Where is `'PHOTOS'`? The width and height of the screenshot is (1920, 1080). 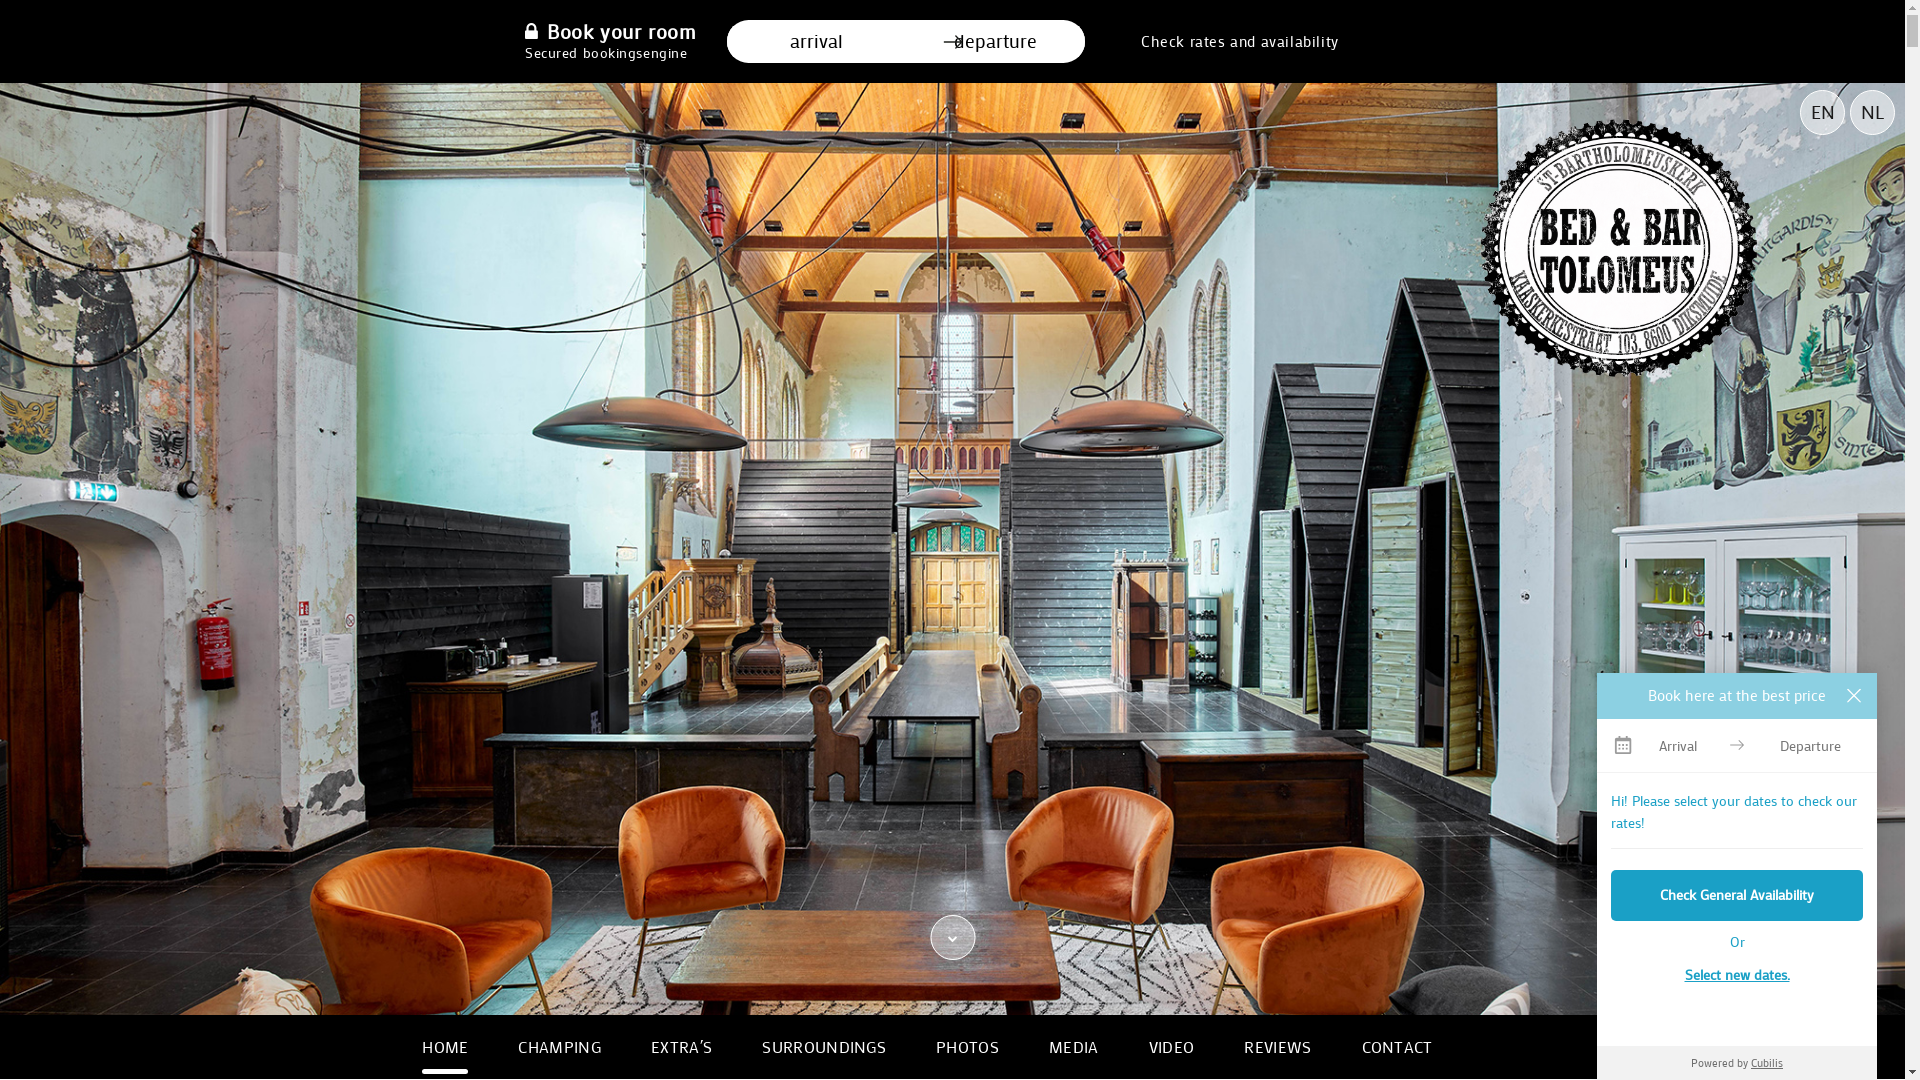
'PHOTOS' is located at coordinates (967, 1045).